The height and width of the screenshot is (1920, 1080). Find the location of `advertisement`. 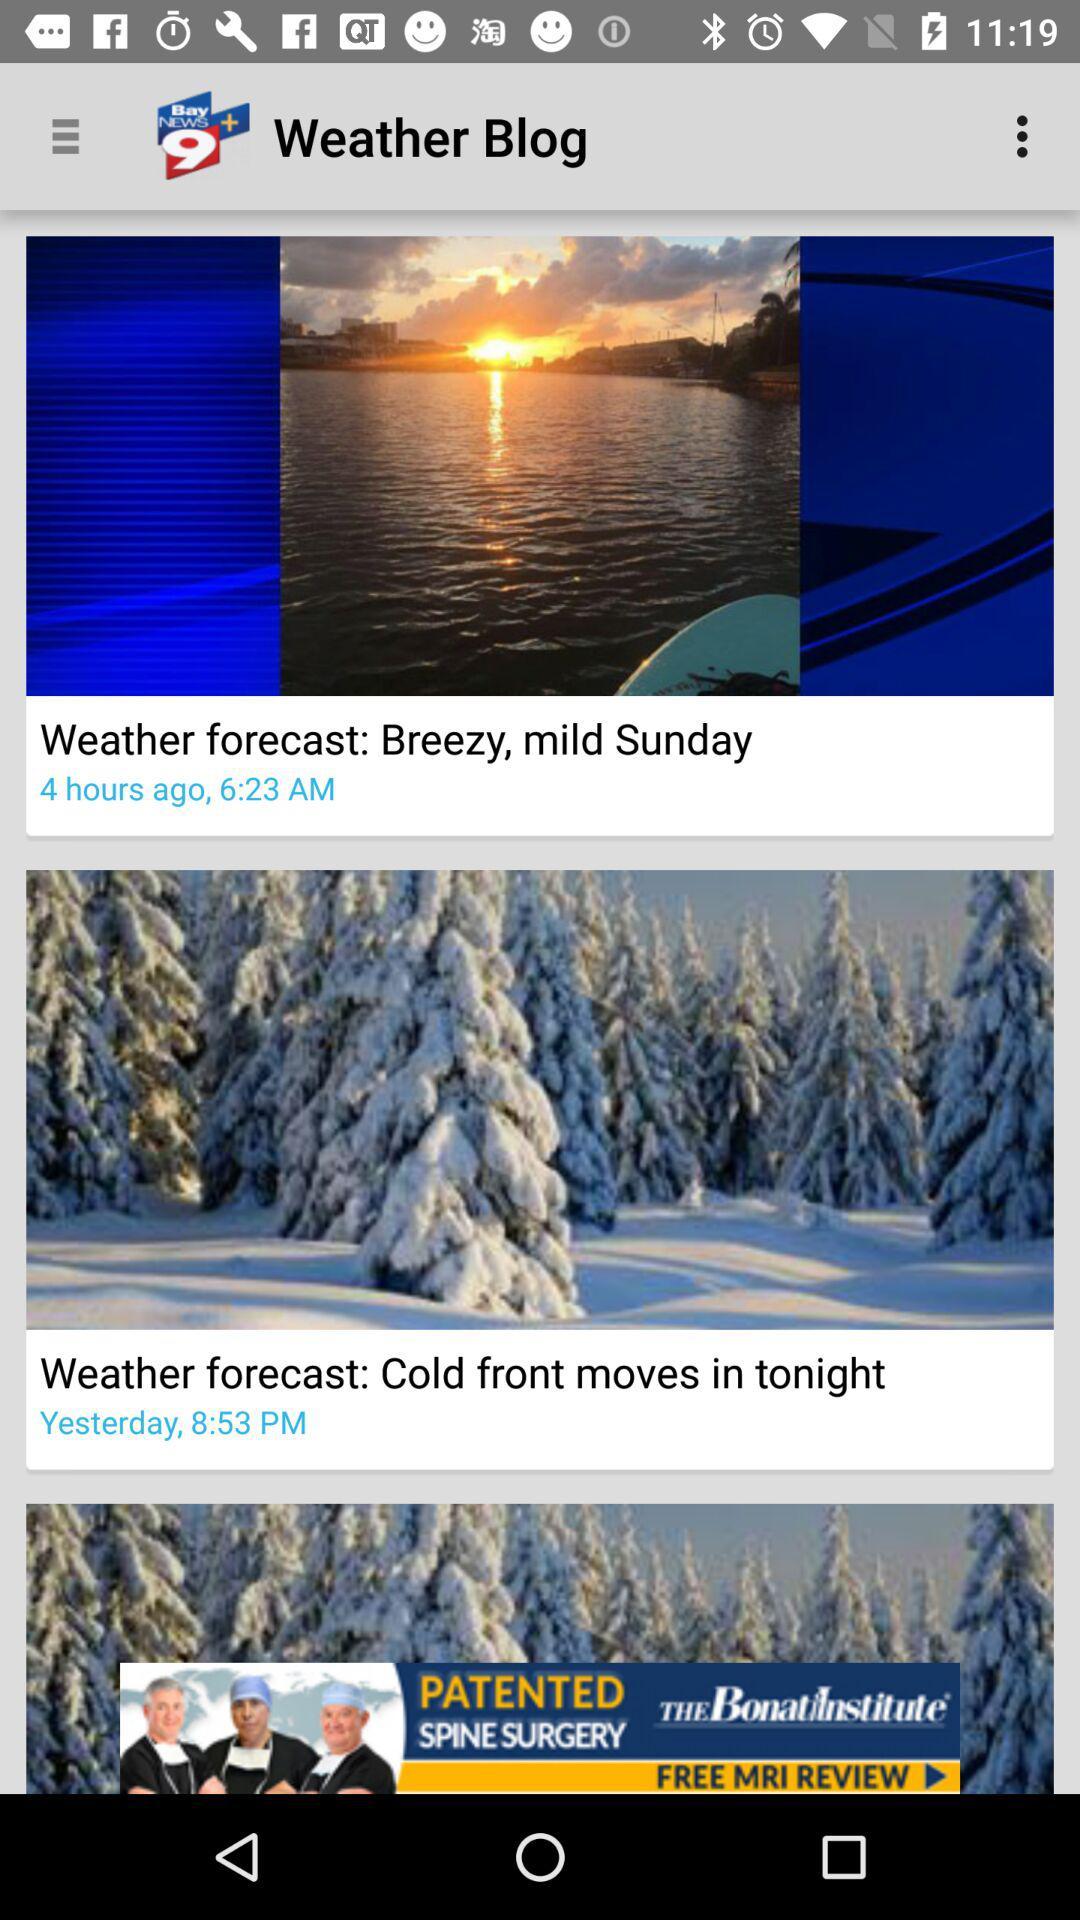

advertisement is located at coordinates (540, 1727).